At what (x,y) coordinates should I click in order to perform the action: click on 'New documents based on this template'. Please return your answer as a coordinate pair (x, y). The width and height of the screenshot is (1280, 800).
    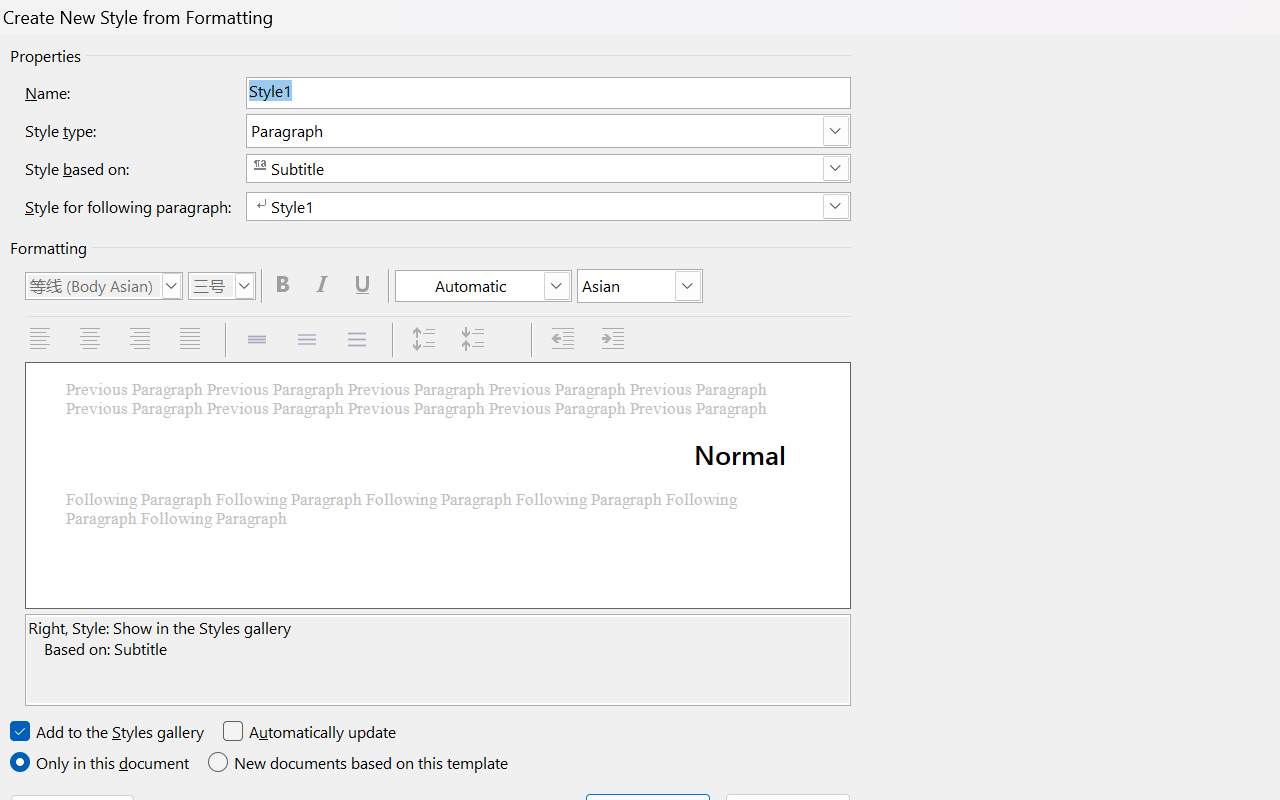
    Looking at the image, I should click on (359, 763).